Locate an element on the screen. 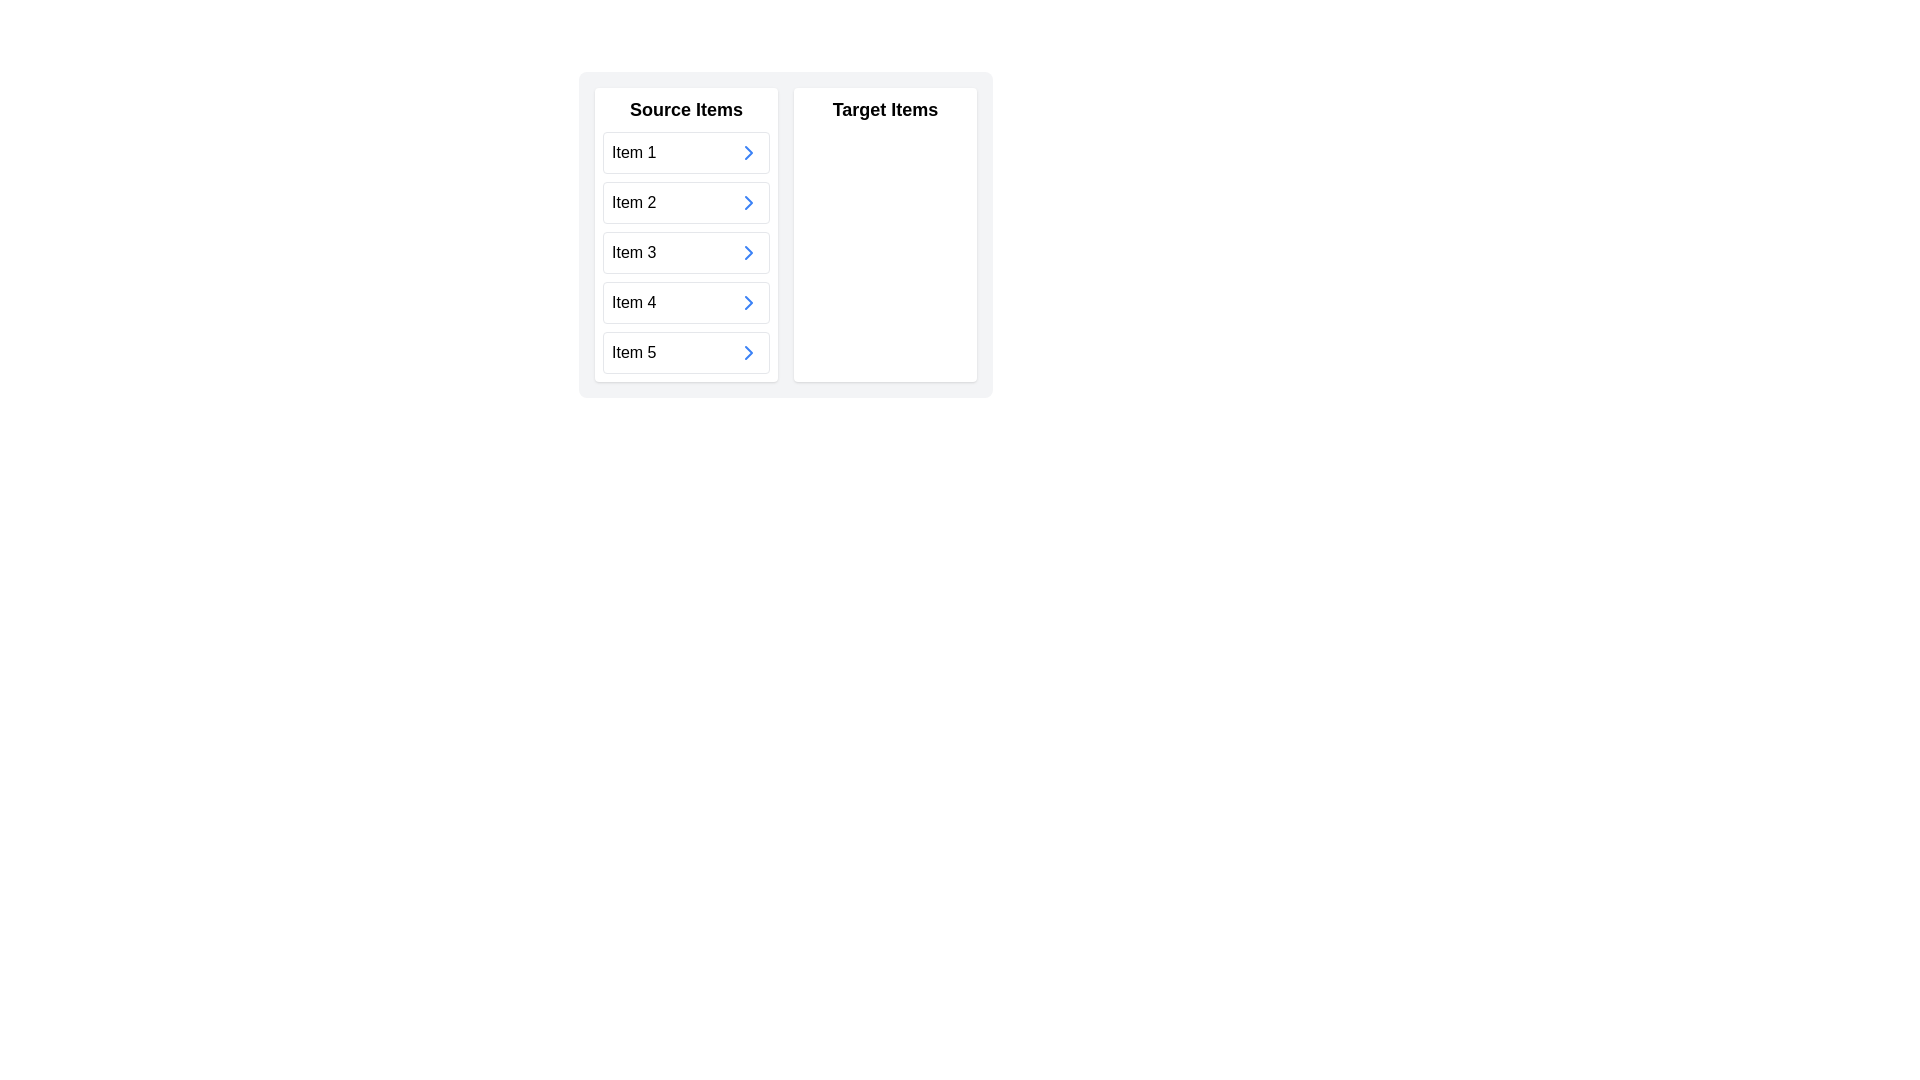  the right chevron arrow icon located next to 'Item 4' is located at coordinates (747, 303).